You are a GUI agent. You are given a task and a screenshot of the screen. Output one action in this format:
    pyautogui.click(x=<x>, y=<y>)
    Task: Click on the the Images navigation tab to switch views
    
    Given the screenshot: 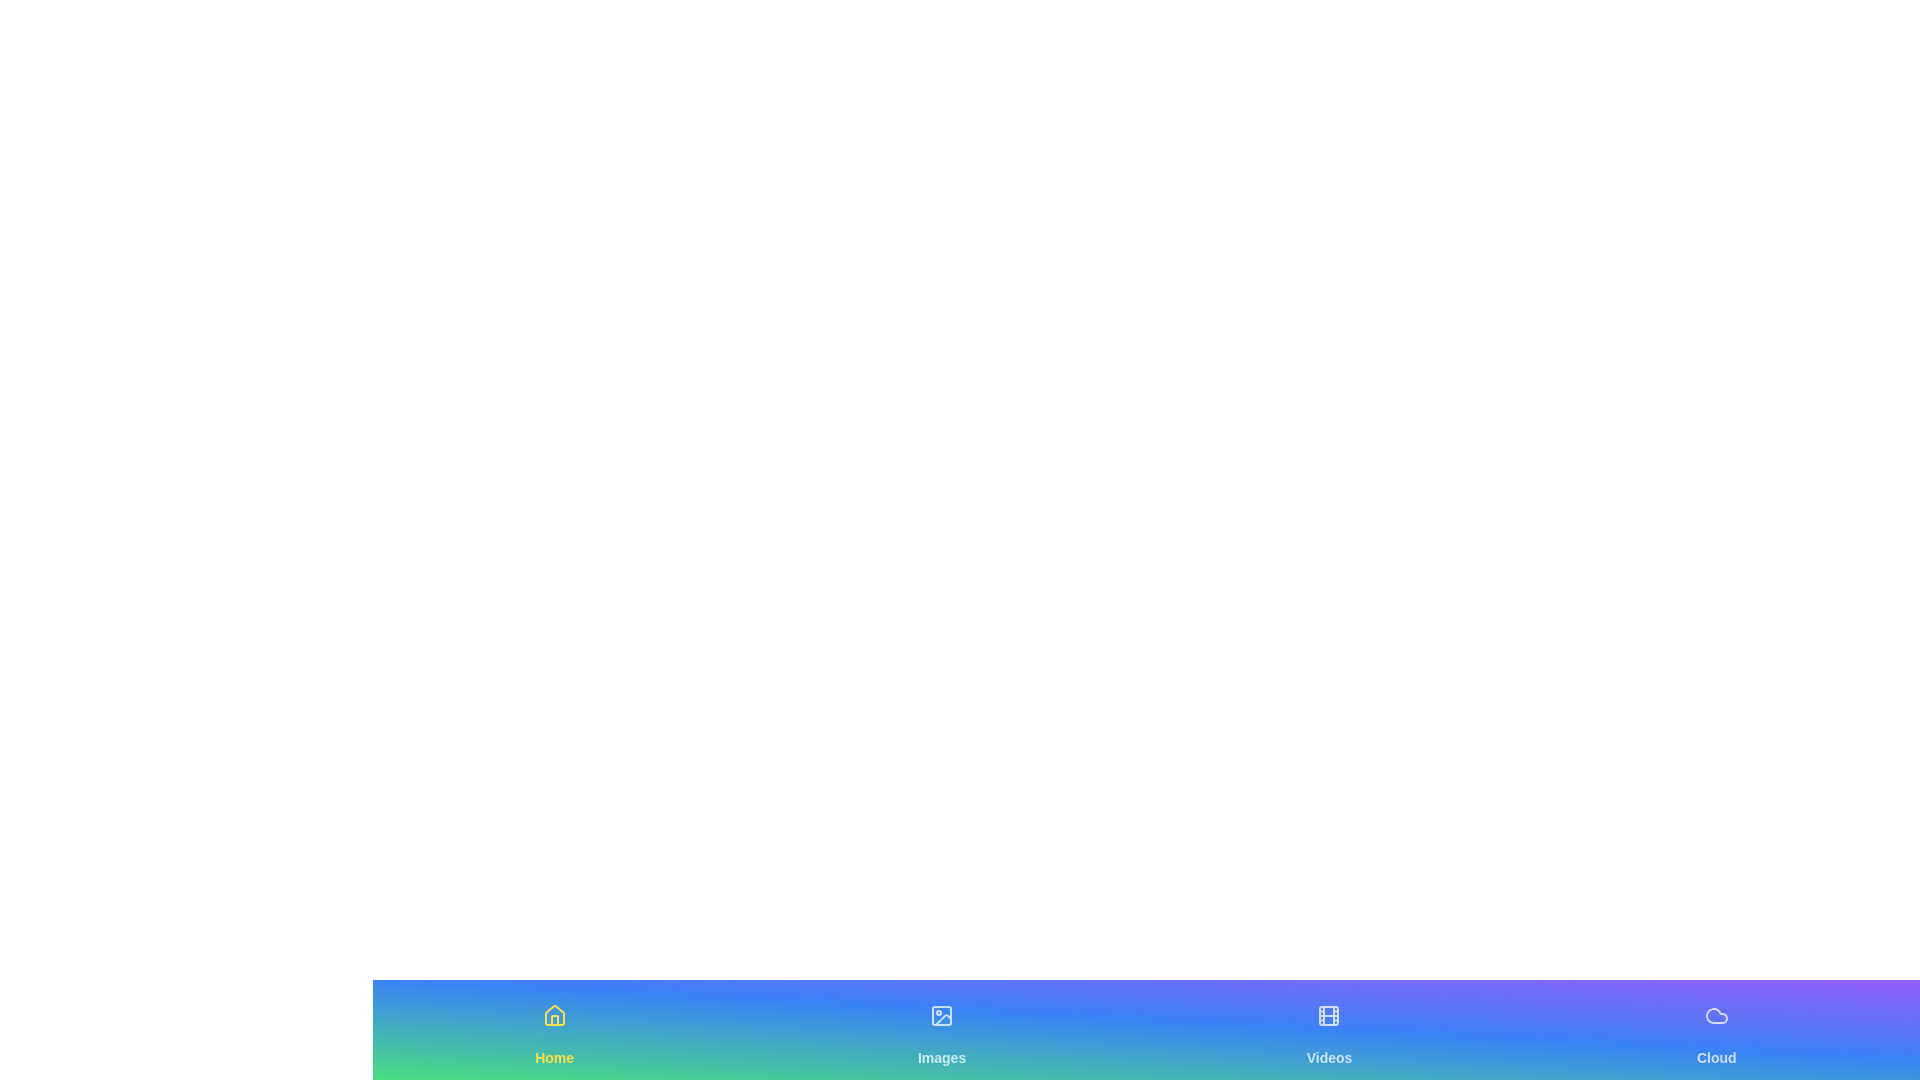 What is the action you would take?
    pyautogui.click(x=941, y=1029)
    